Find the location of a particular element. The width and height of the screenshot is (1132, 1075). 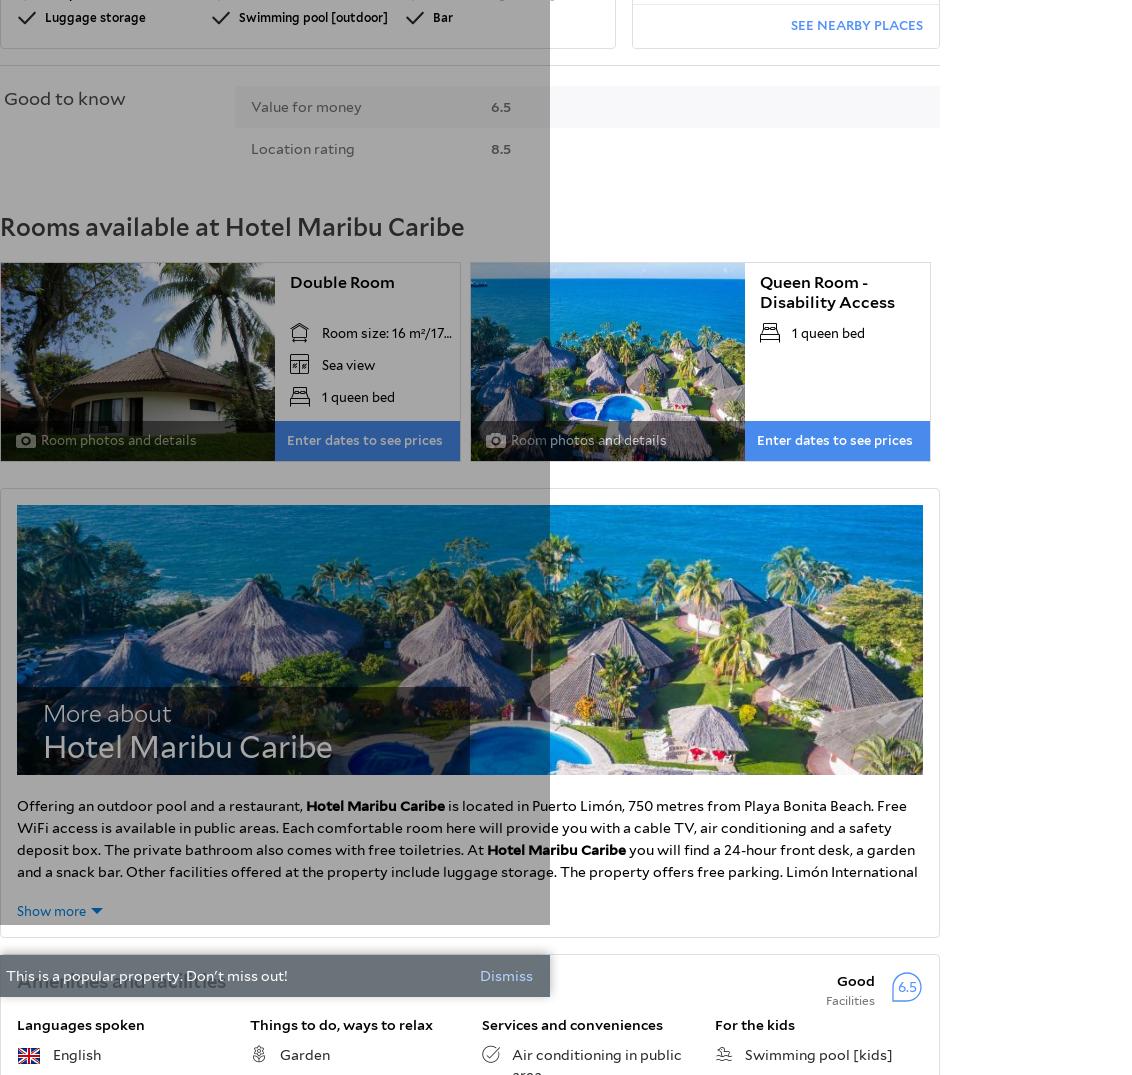

'Room size: 16 m²/172 ft²' is located at coordinates (394, 331).